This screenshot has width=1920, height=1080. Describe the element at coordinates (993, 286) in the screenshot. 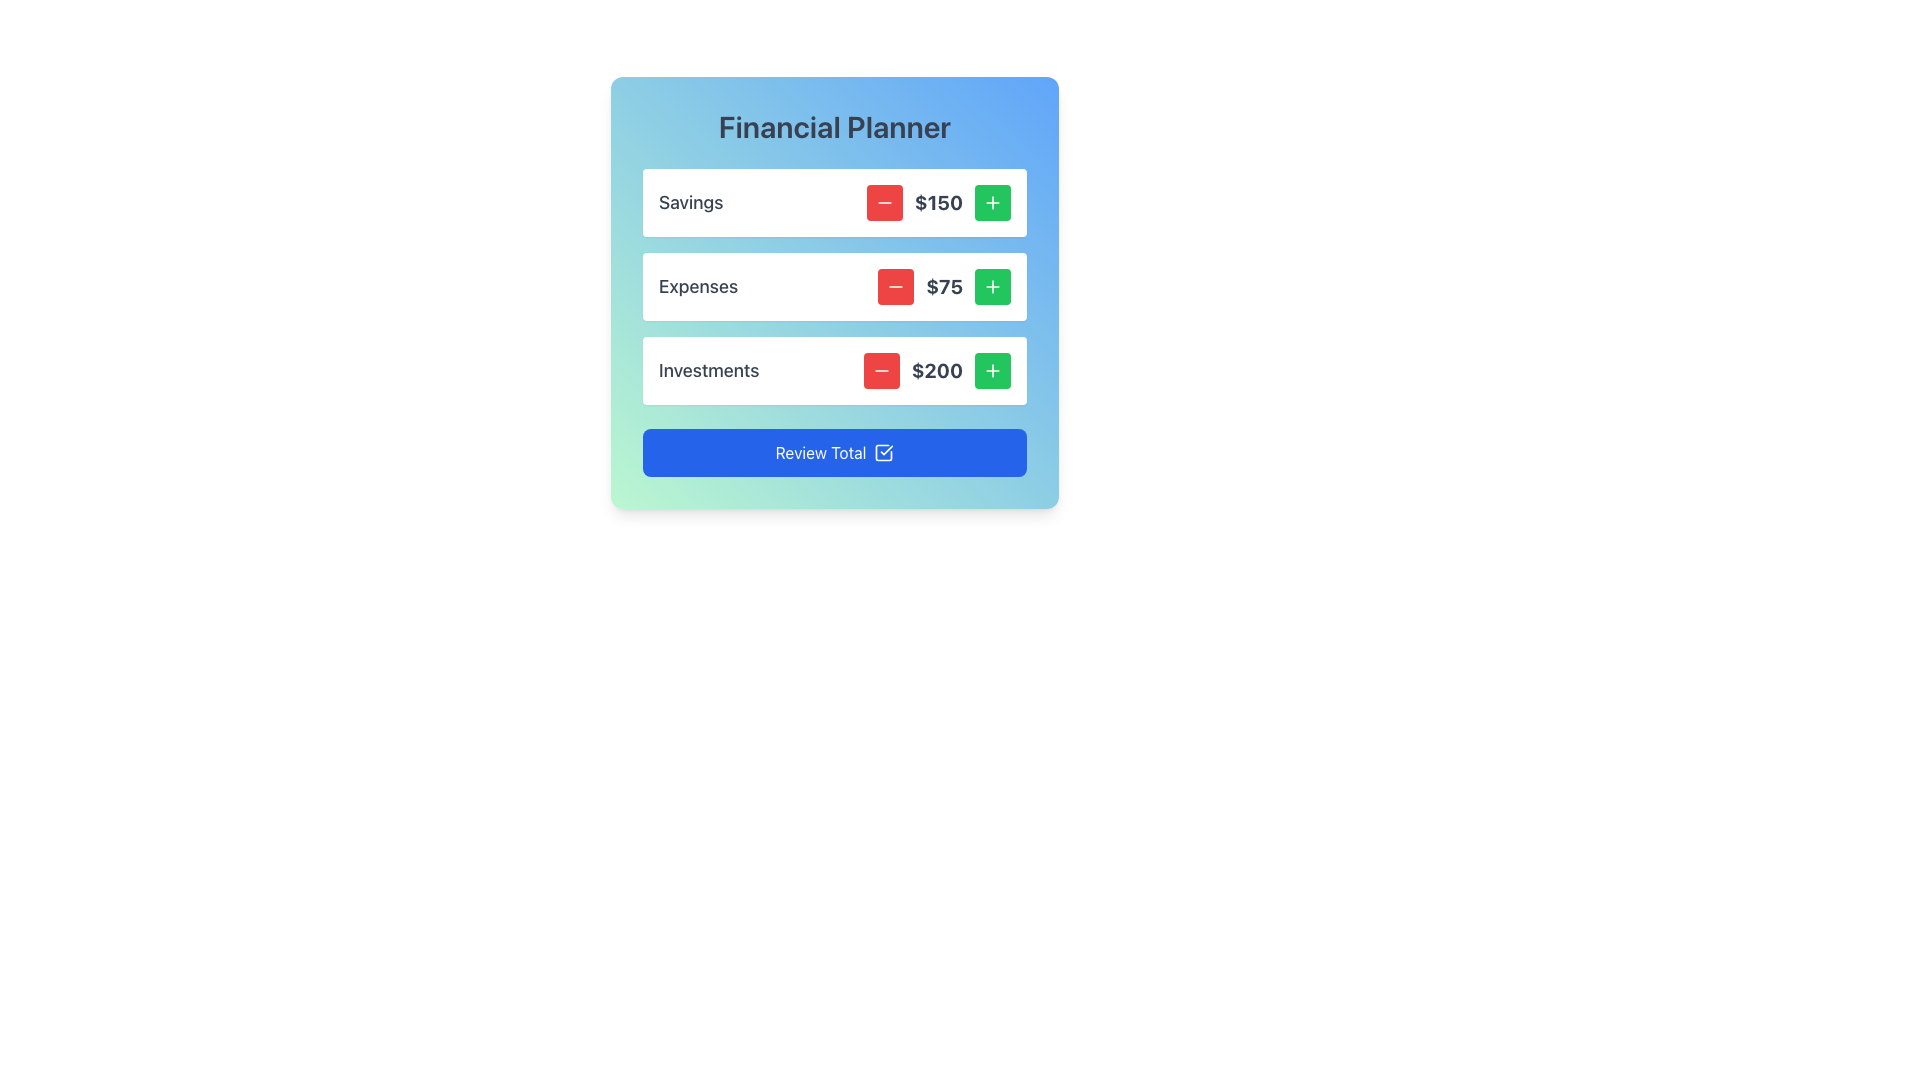

I see `the small green button with a white plus icon located next to the text '$75' in the second row under the 'Expenses' category` at that location.